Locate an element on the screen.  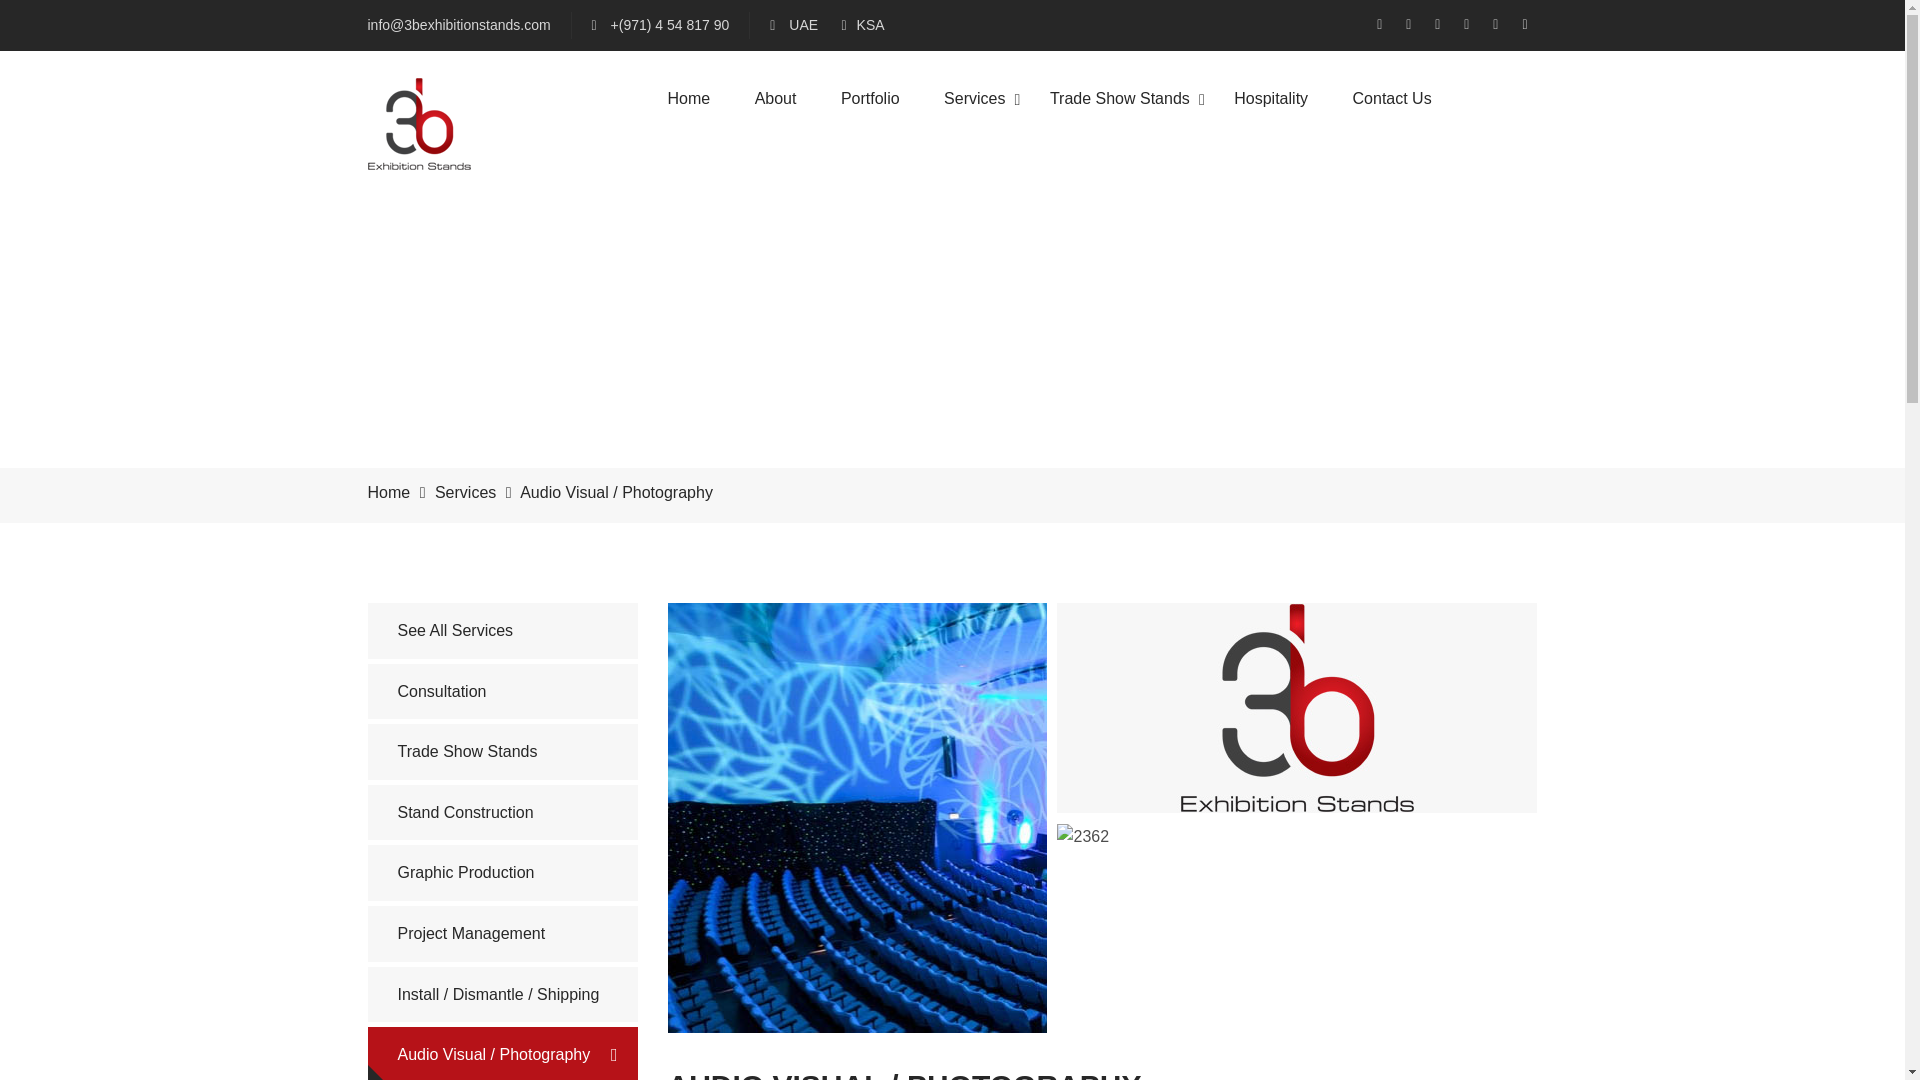
'KSA' is located at coordinates (870, 24).